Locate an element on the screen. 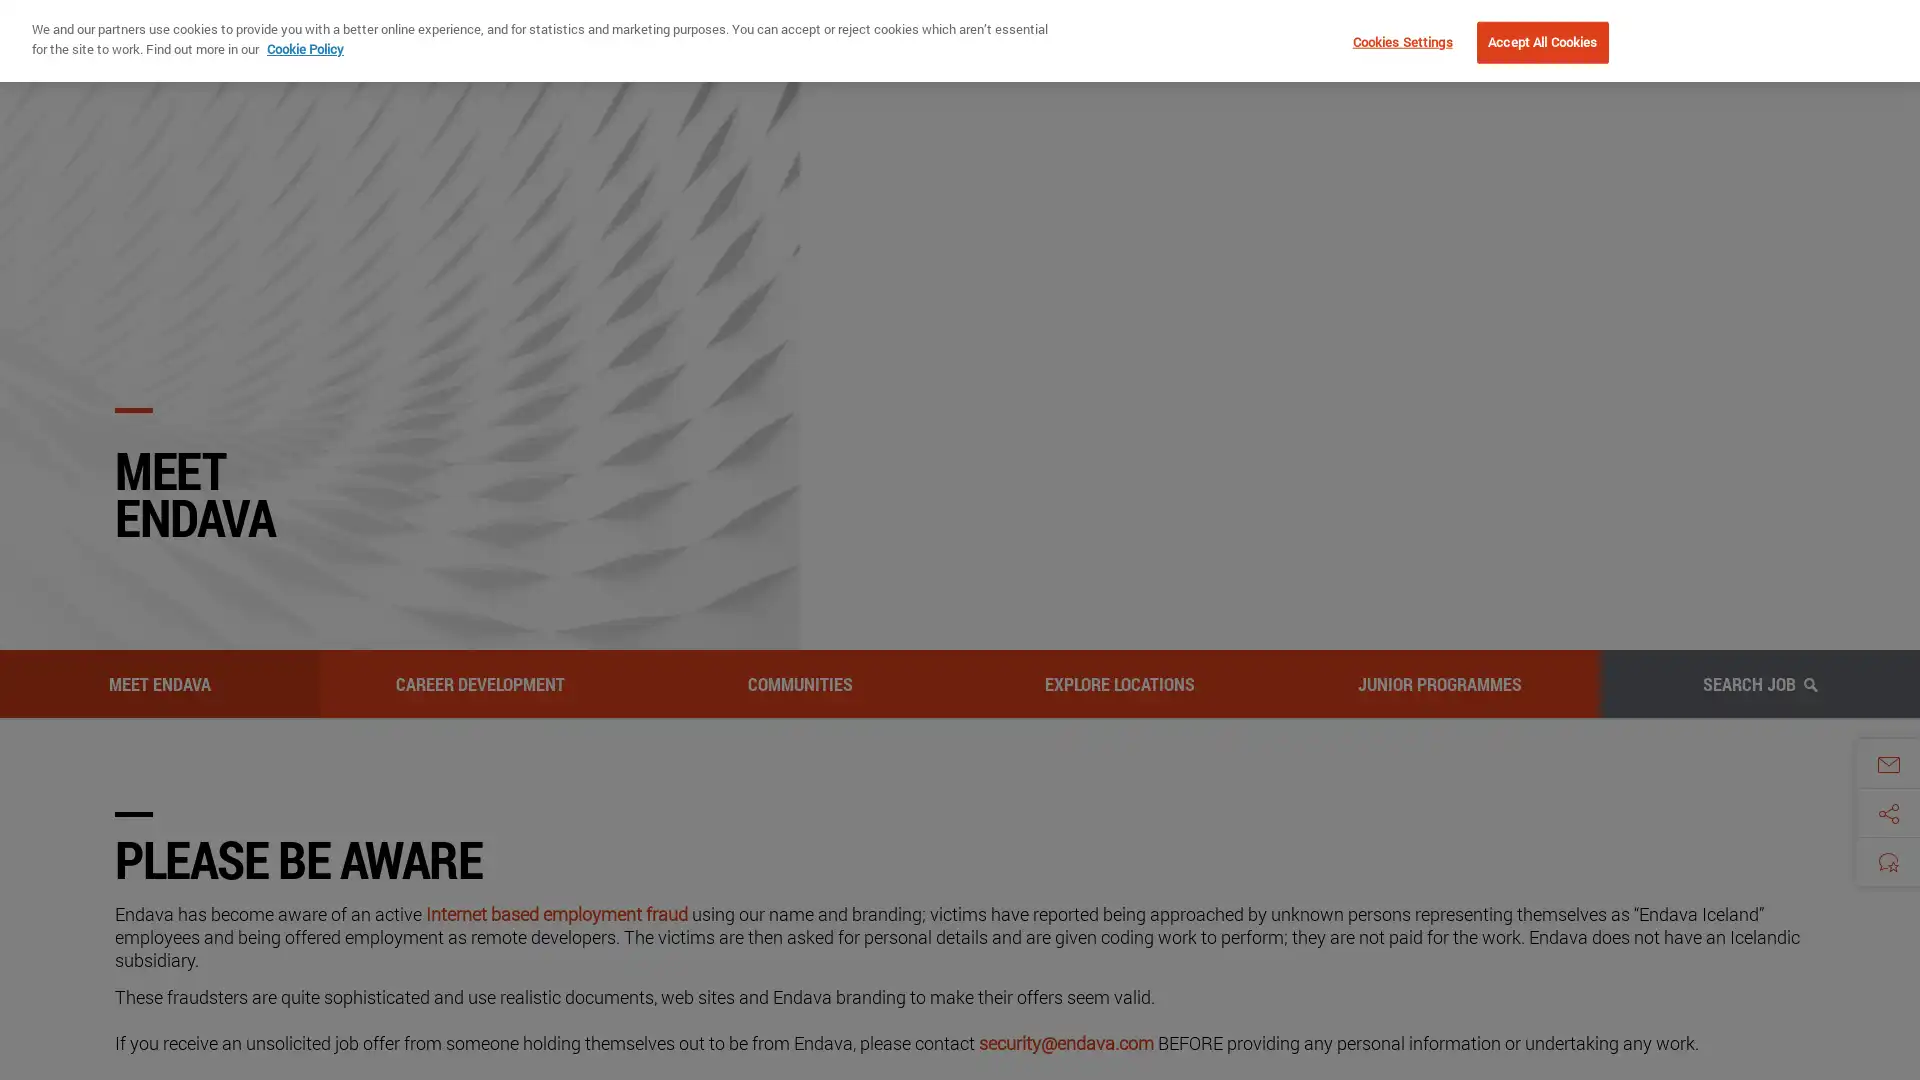 The height and width of the screenshot is (1080, 1920). Cookies Settings is located at coordinates (1396, 42).